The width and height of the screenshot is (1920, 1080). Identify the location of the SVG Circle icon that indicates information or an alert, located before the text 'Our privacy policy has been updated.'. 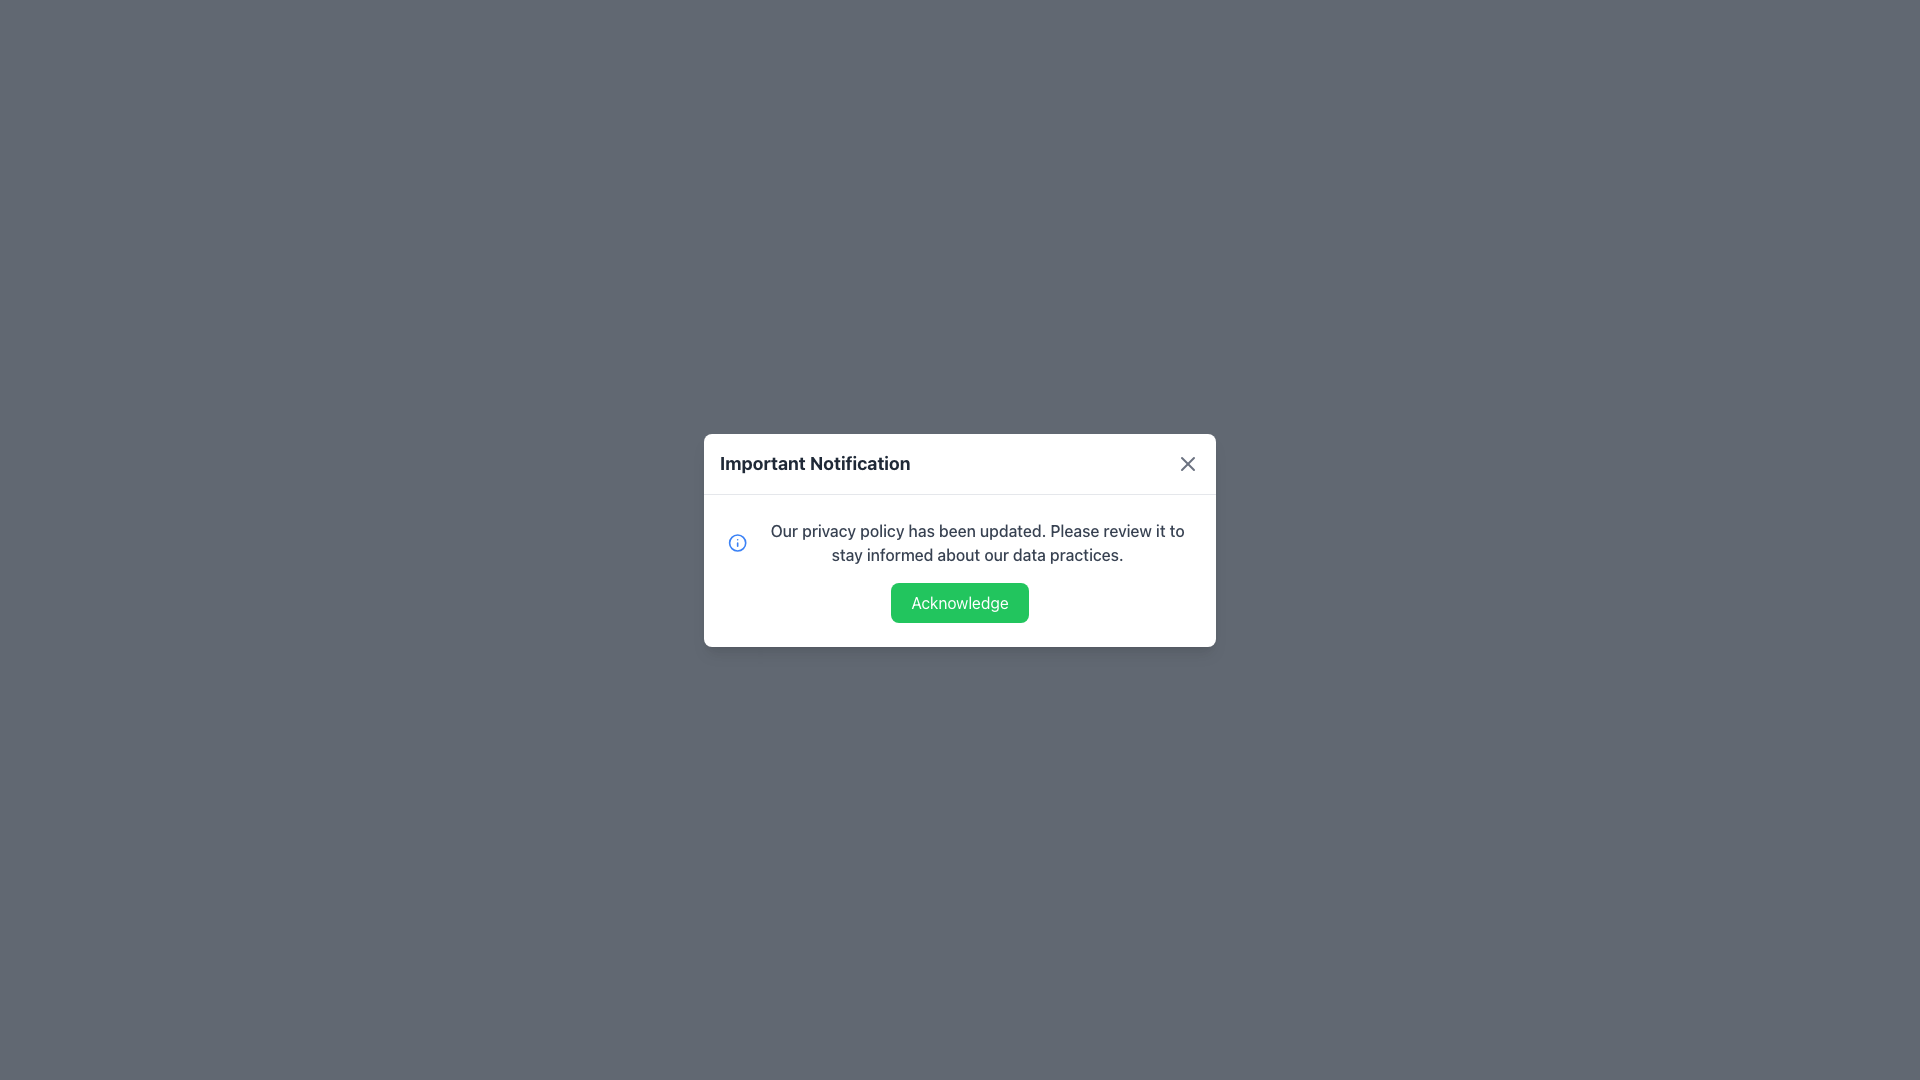
(736, 542).